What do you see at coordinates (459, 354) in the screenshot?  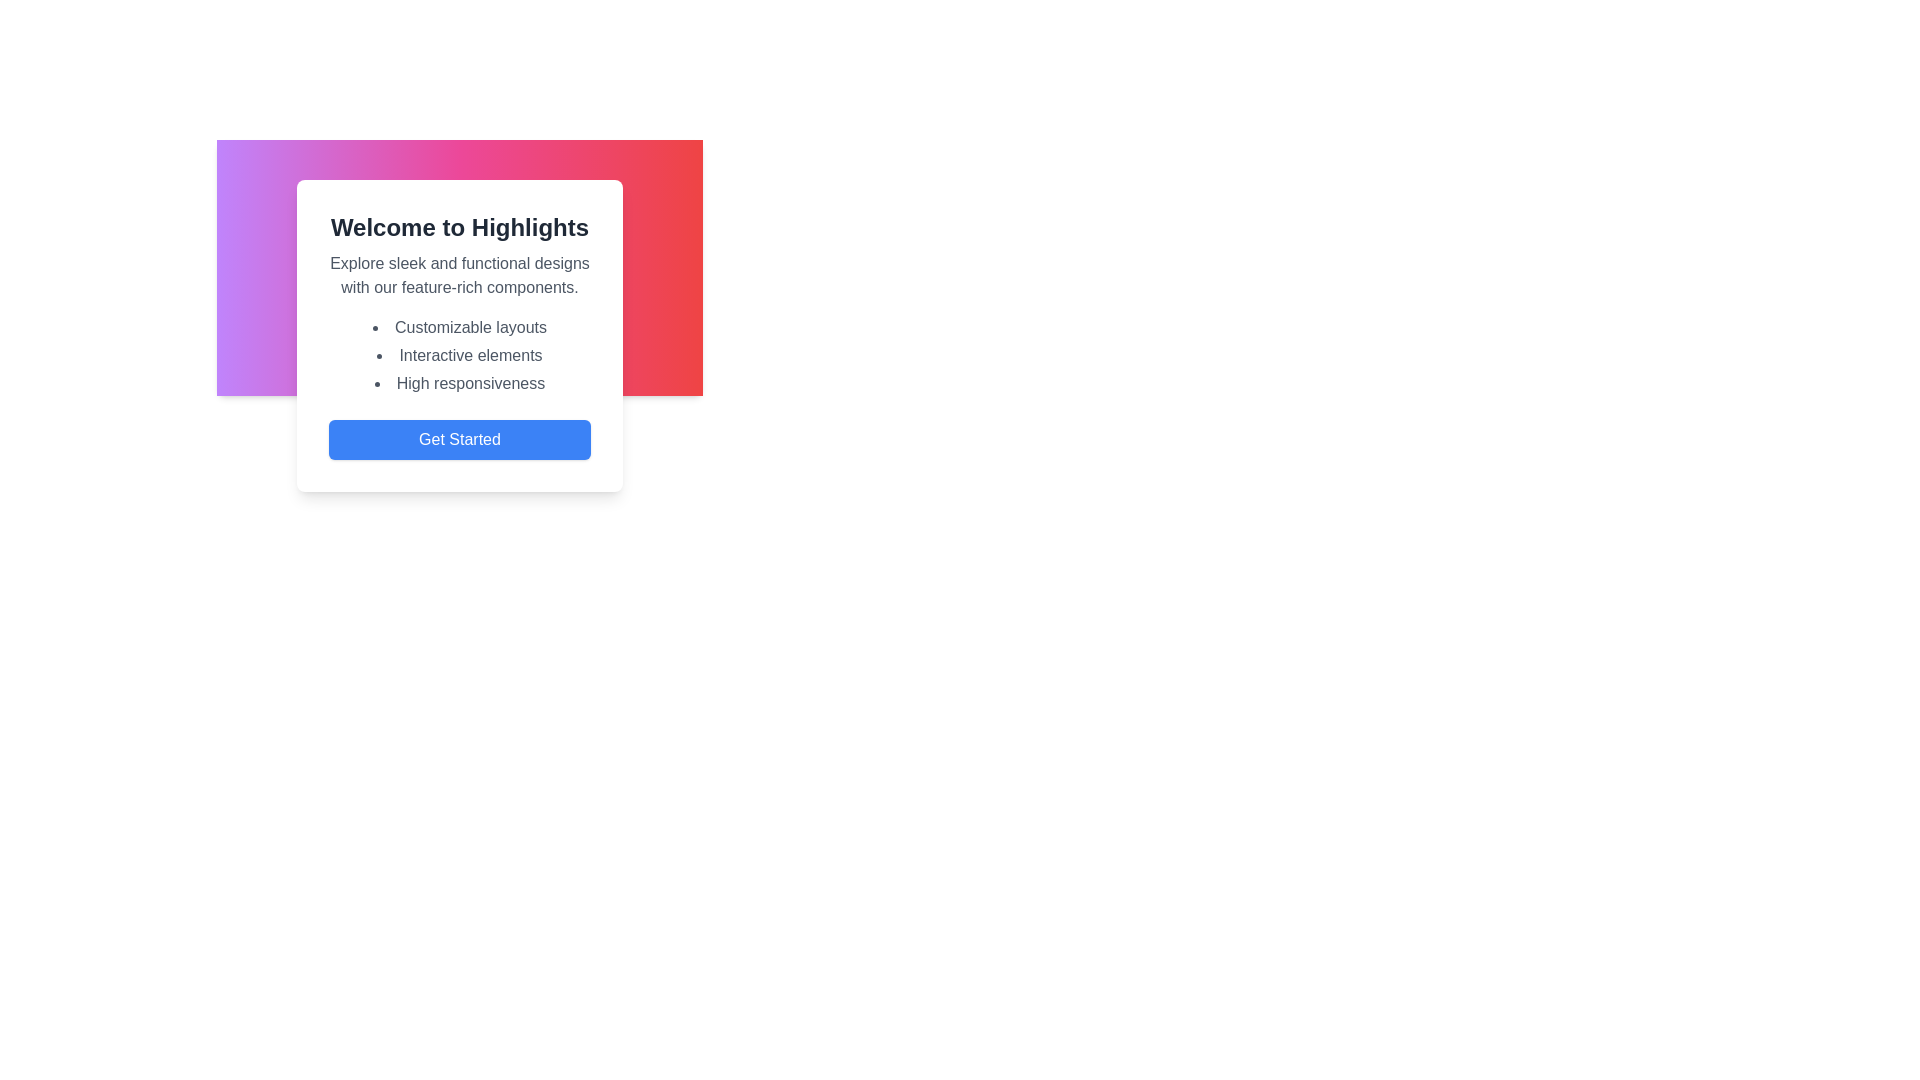 I see `the text item displaying 'Interactive elements' in the bulleted list, which is the second item in the list and is positioned between 'Customizable layouts' and 'High responsiveness'` at bounding box center [459, 354].